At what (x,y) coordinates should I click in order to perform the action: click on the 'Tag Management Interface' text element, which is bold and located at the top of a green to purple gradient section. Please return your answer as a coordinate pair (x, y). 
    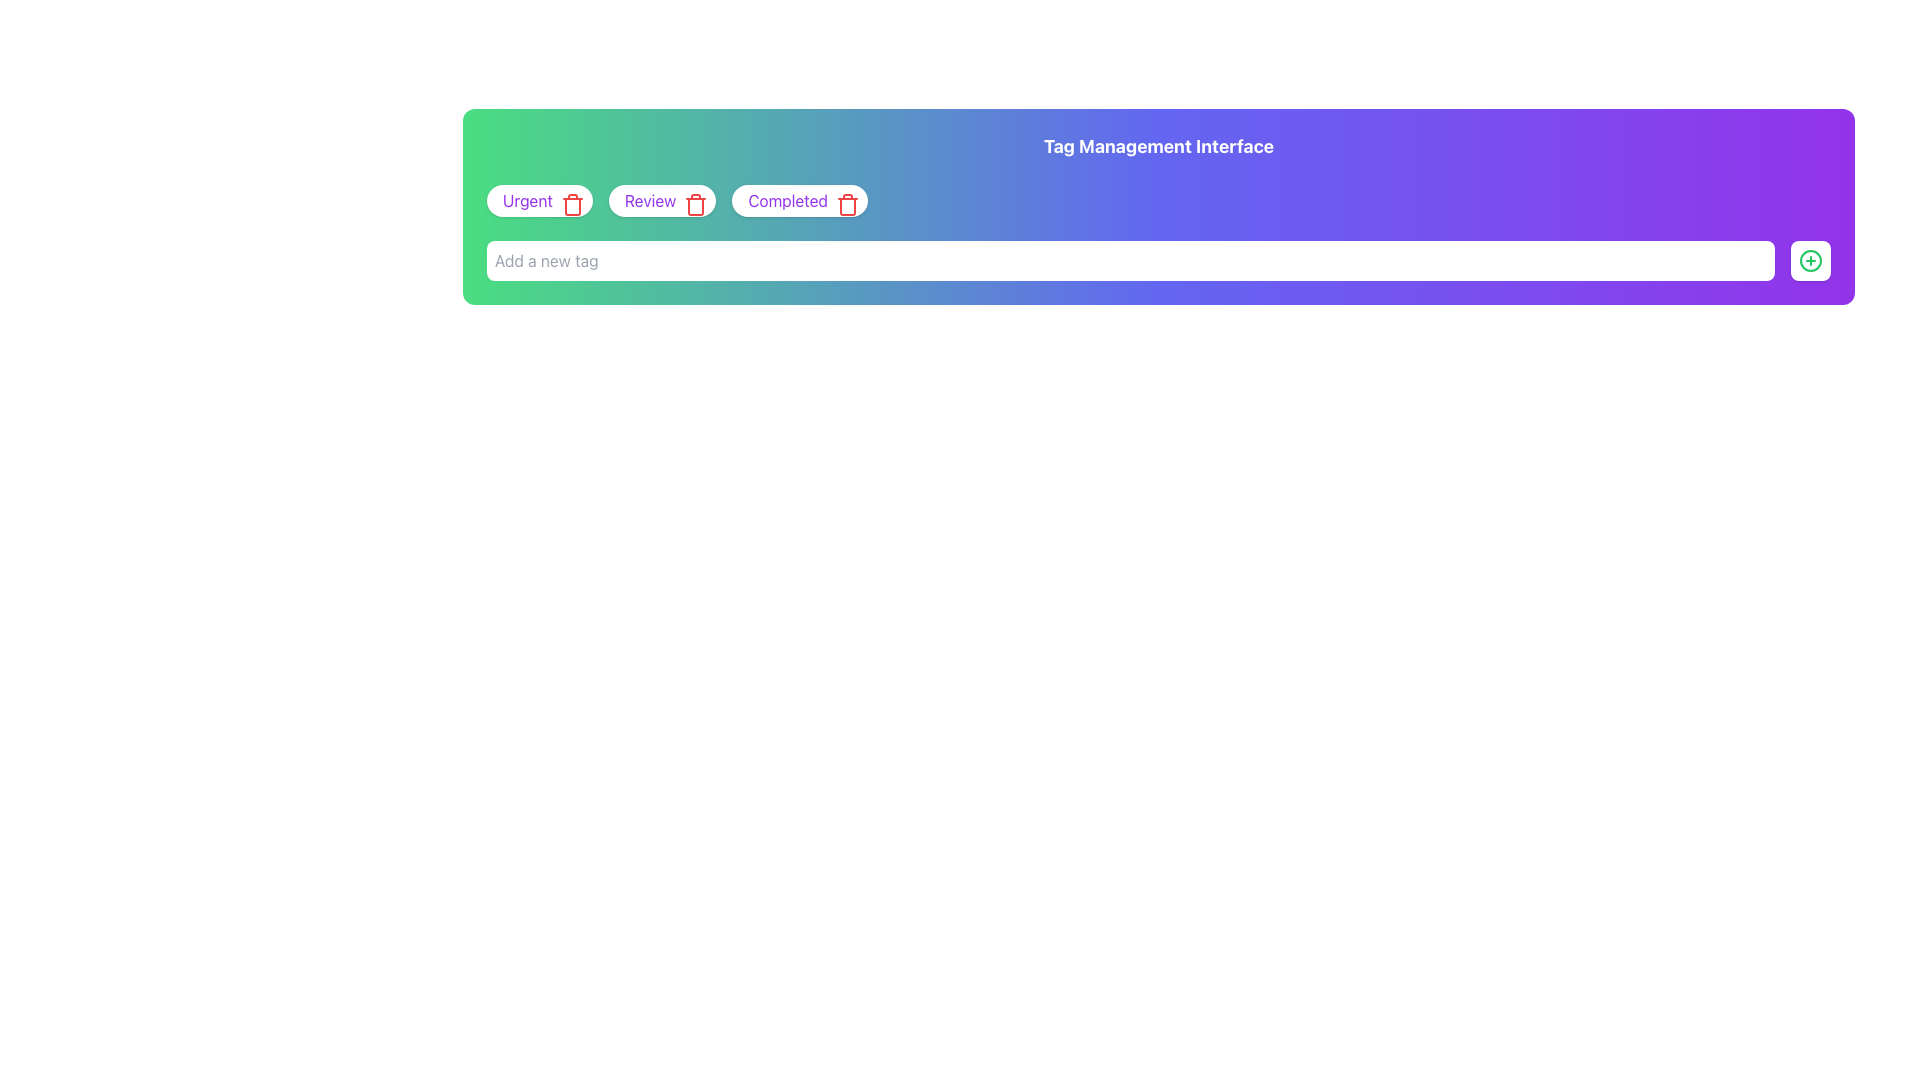
    Looking at the image, I should click on (1158, 145).